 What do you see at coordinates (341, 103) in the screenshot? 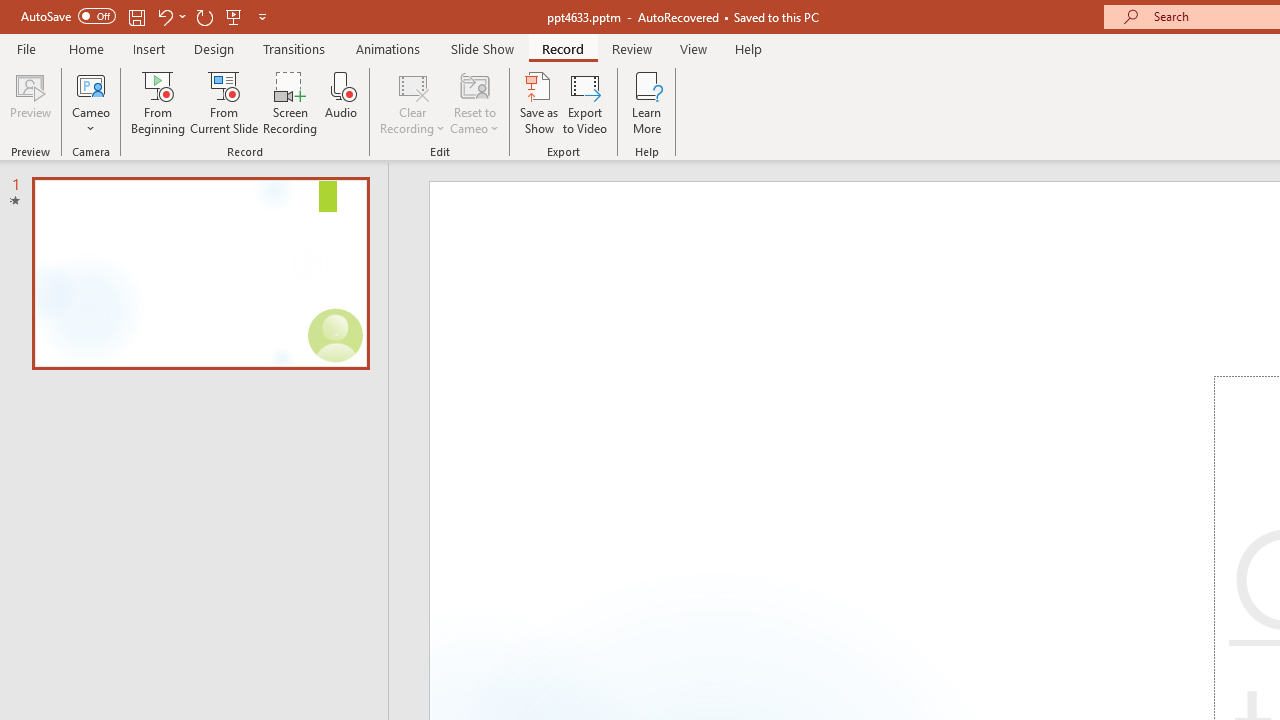
I see `'Audio'` at bounding box center [341, 103].